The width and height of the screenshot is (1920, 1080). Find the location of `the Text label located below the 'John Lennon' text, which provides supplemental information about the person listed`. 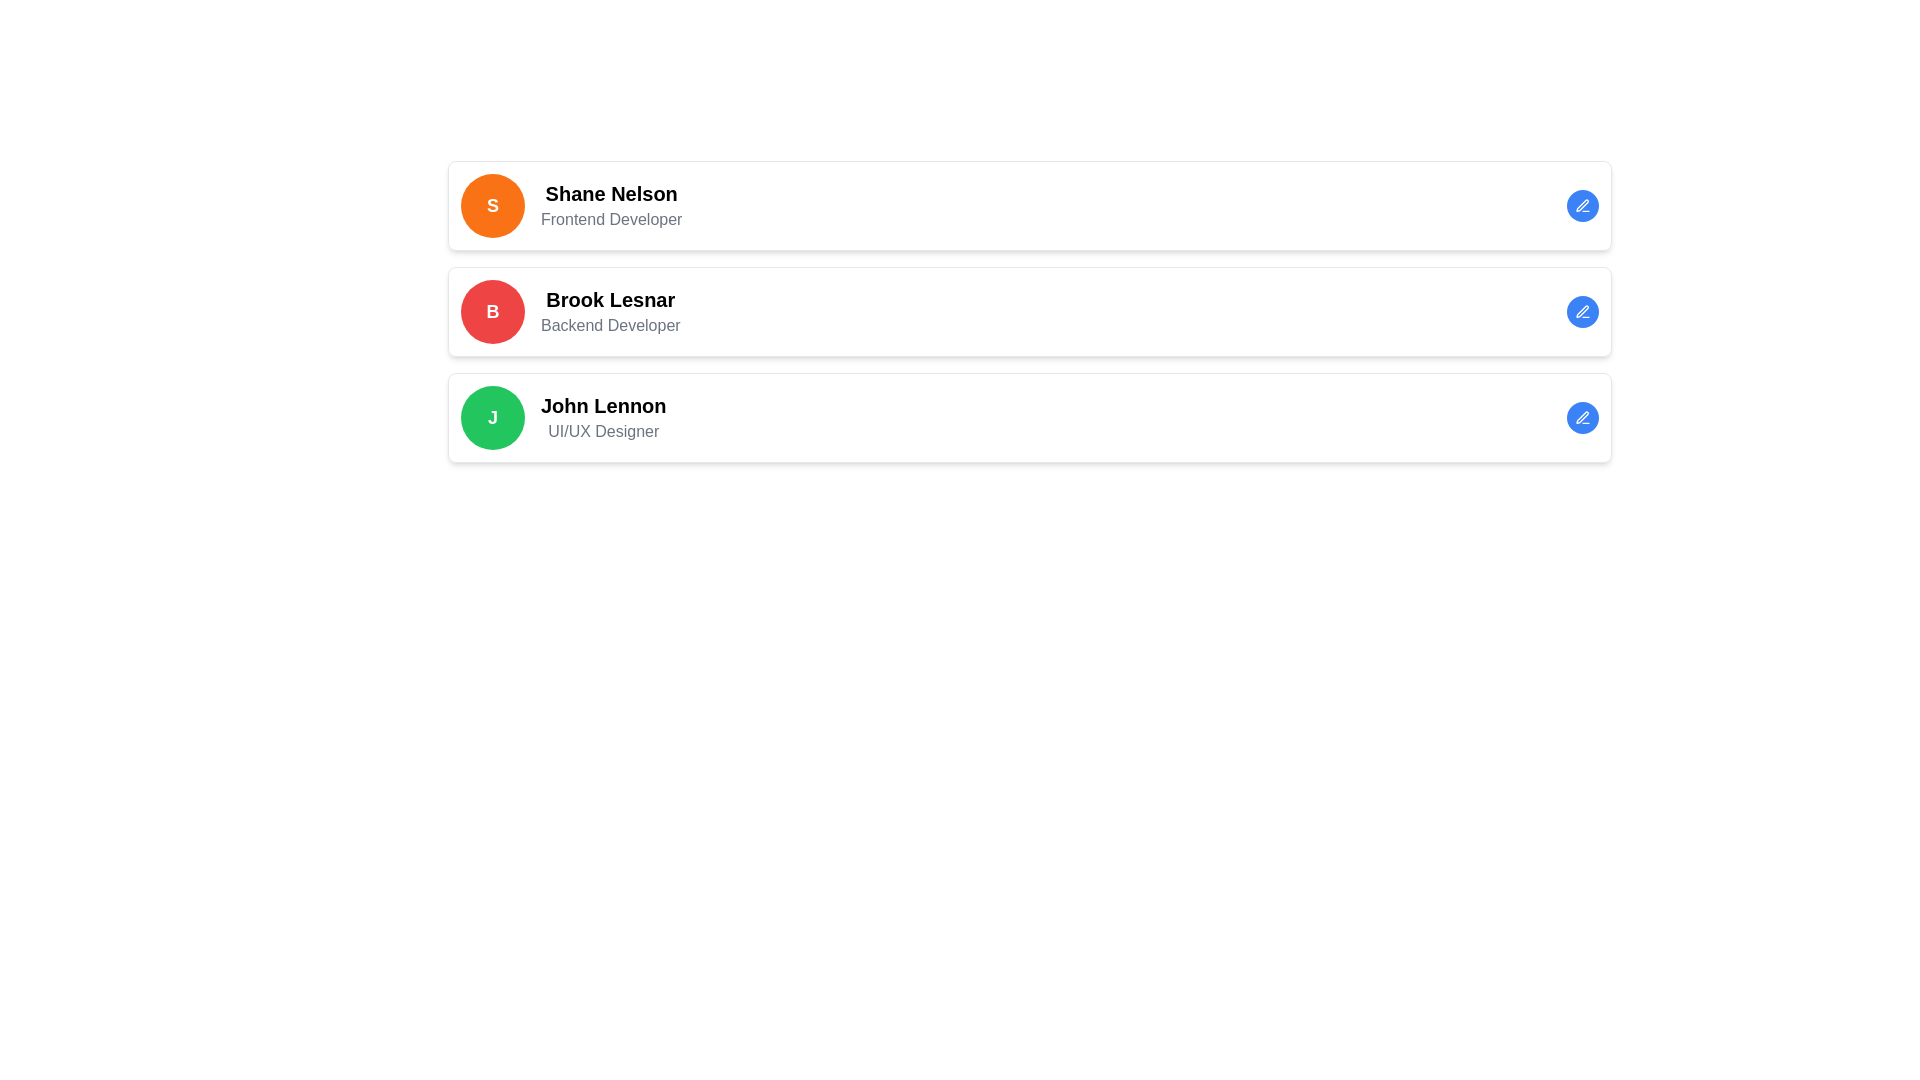

the Text label located below the 'John Lennon' text, which provides supplemental information about the person listed is located at coordinates (602, 431).